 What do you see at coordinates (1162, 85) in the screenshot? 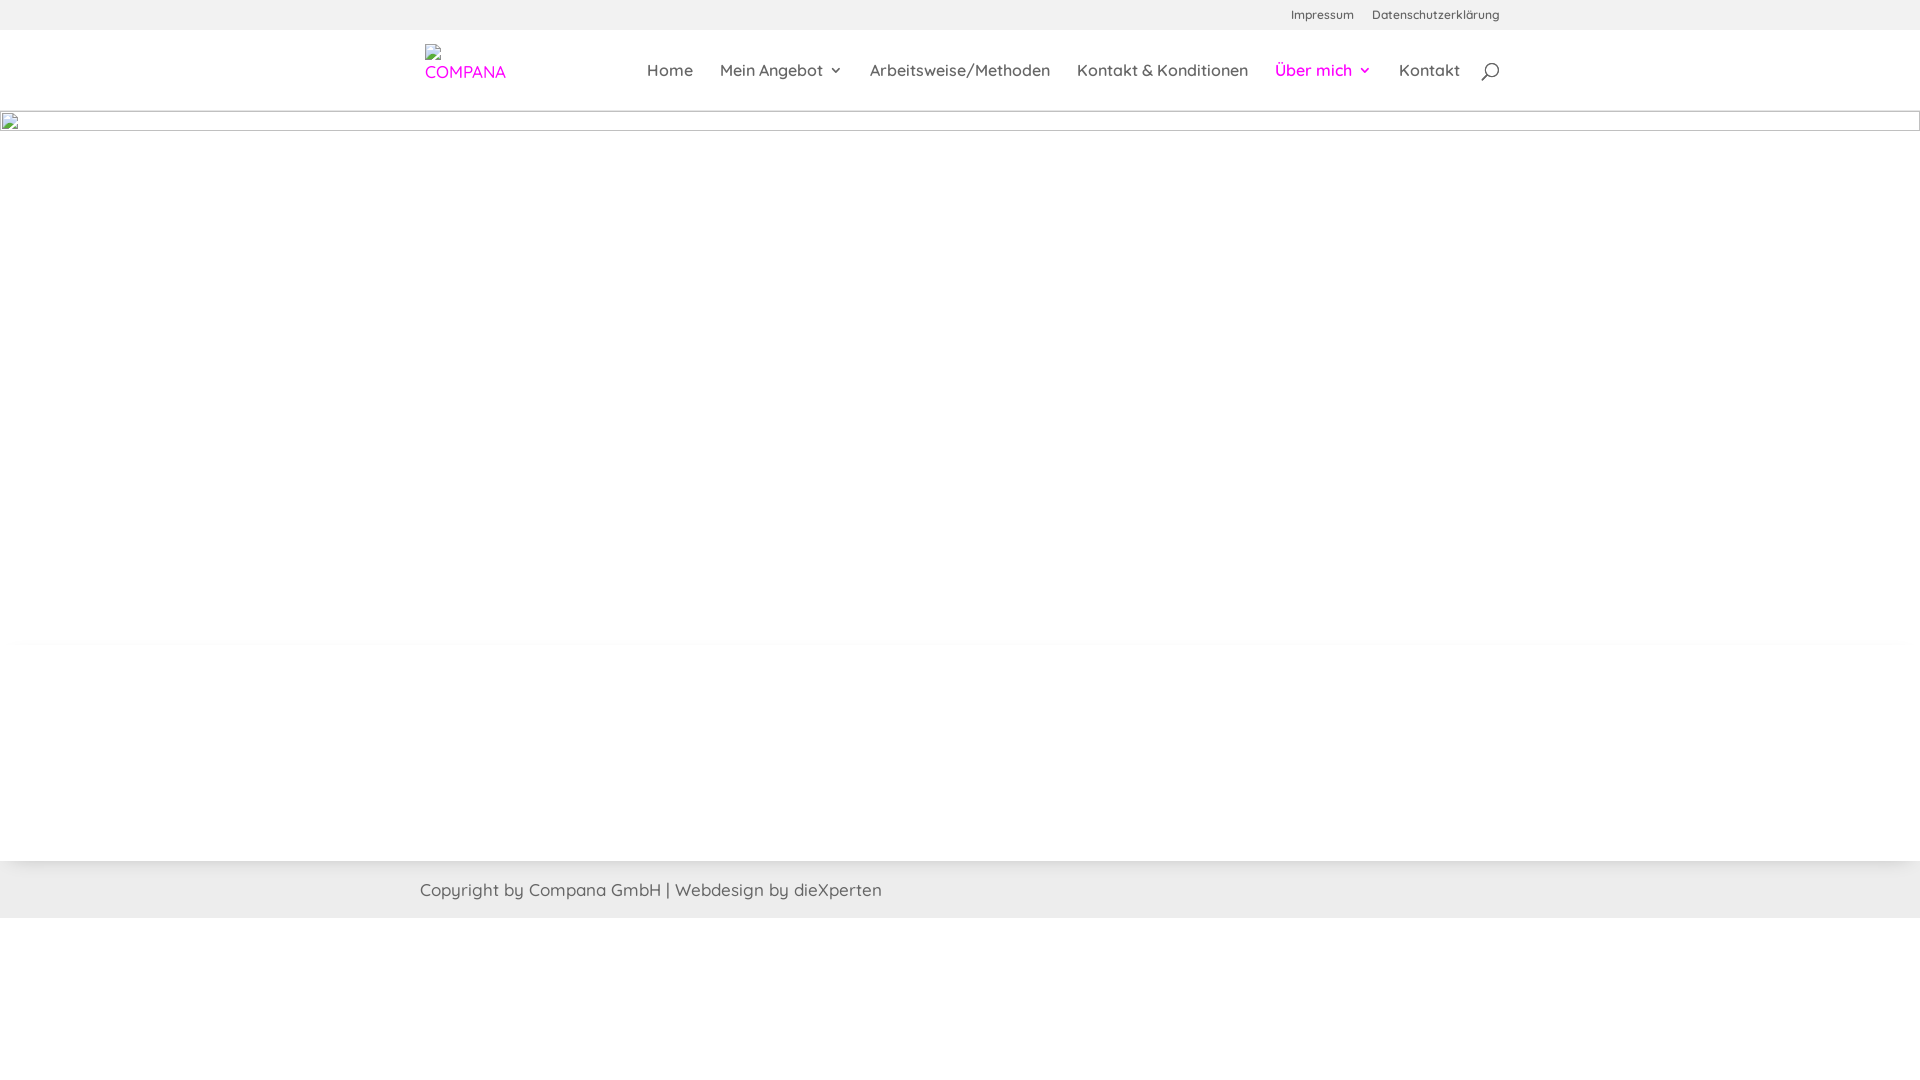
I see `'Kontakt & Konditionen'` at bounding box center [1162, 85].